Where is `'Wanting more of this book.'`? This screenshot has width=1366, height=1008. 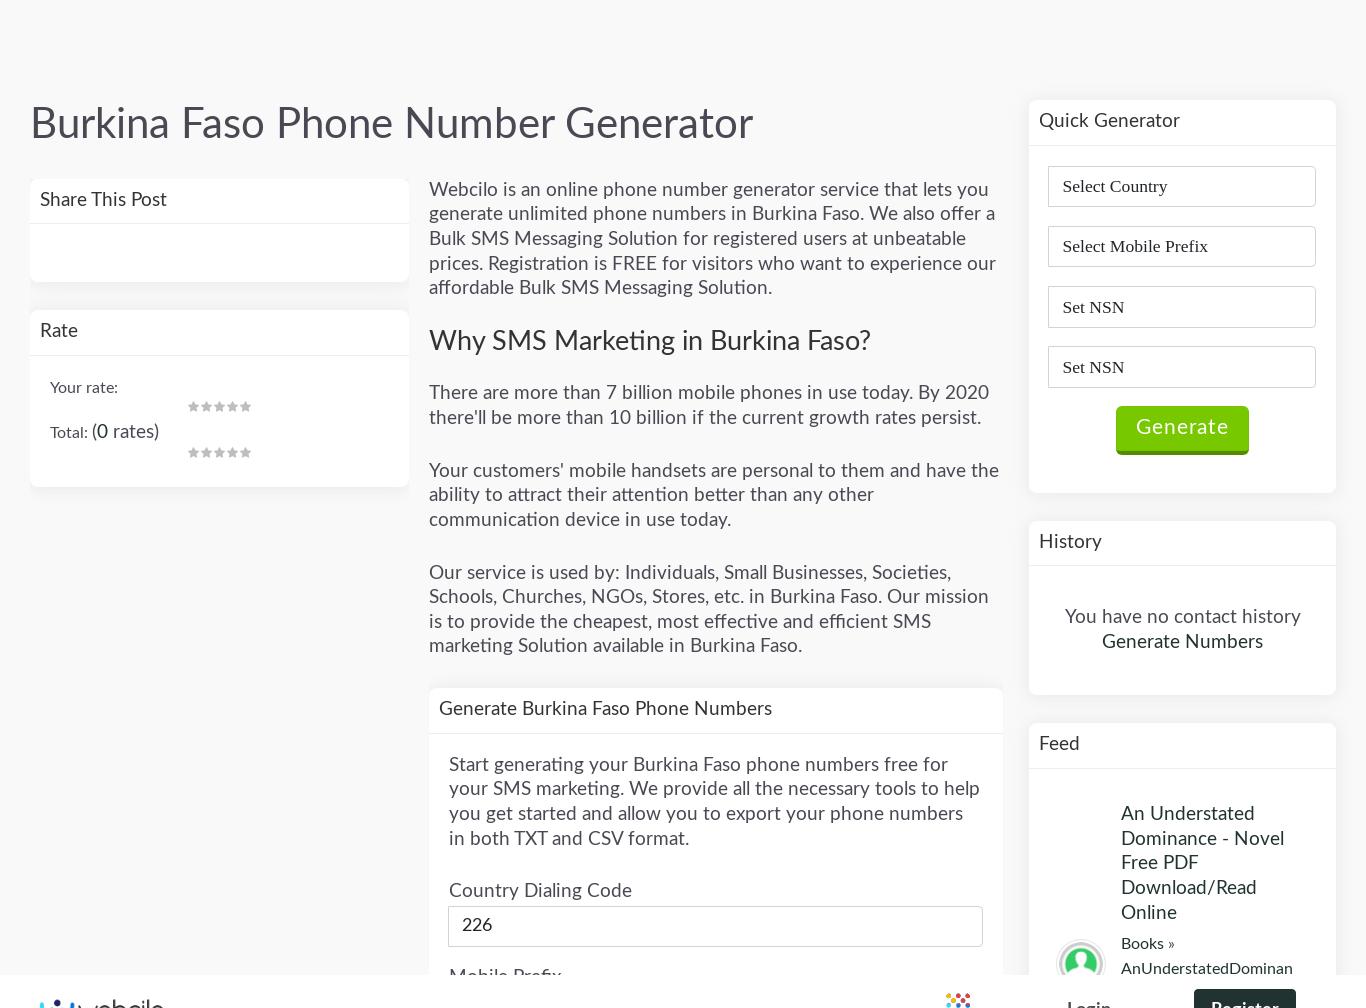 'Wanting more of this book.' is located at coordinates (1193, 537).